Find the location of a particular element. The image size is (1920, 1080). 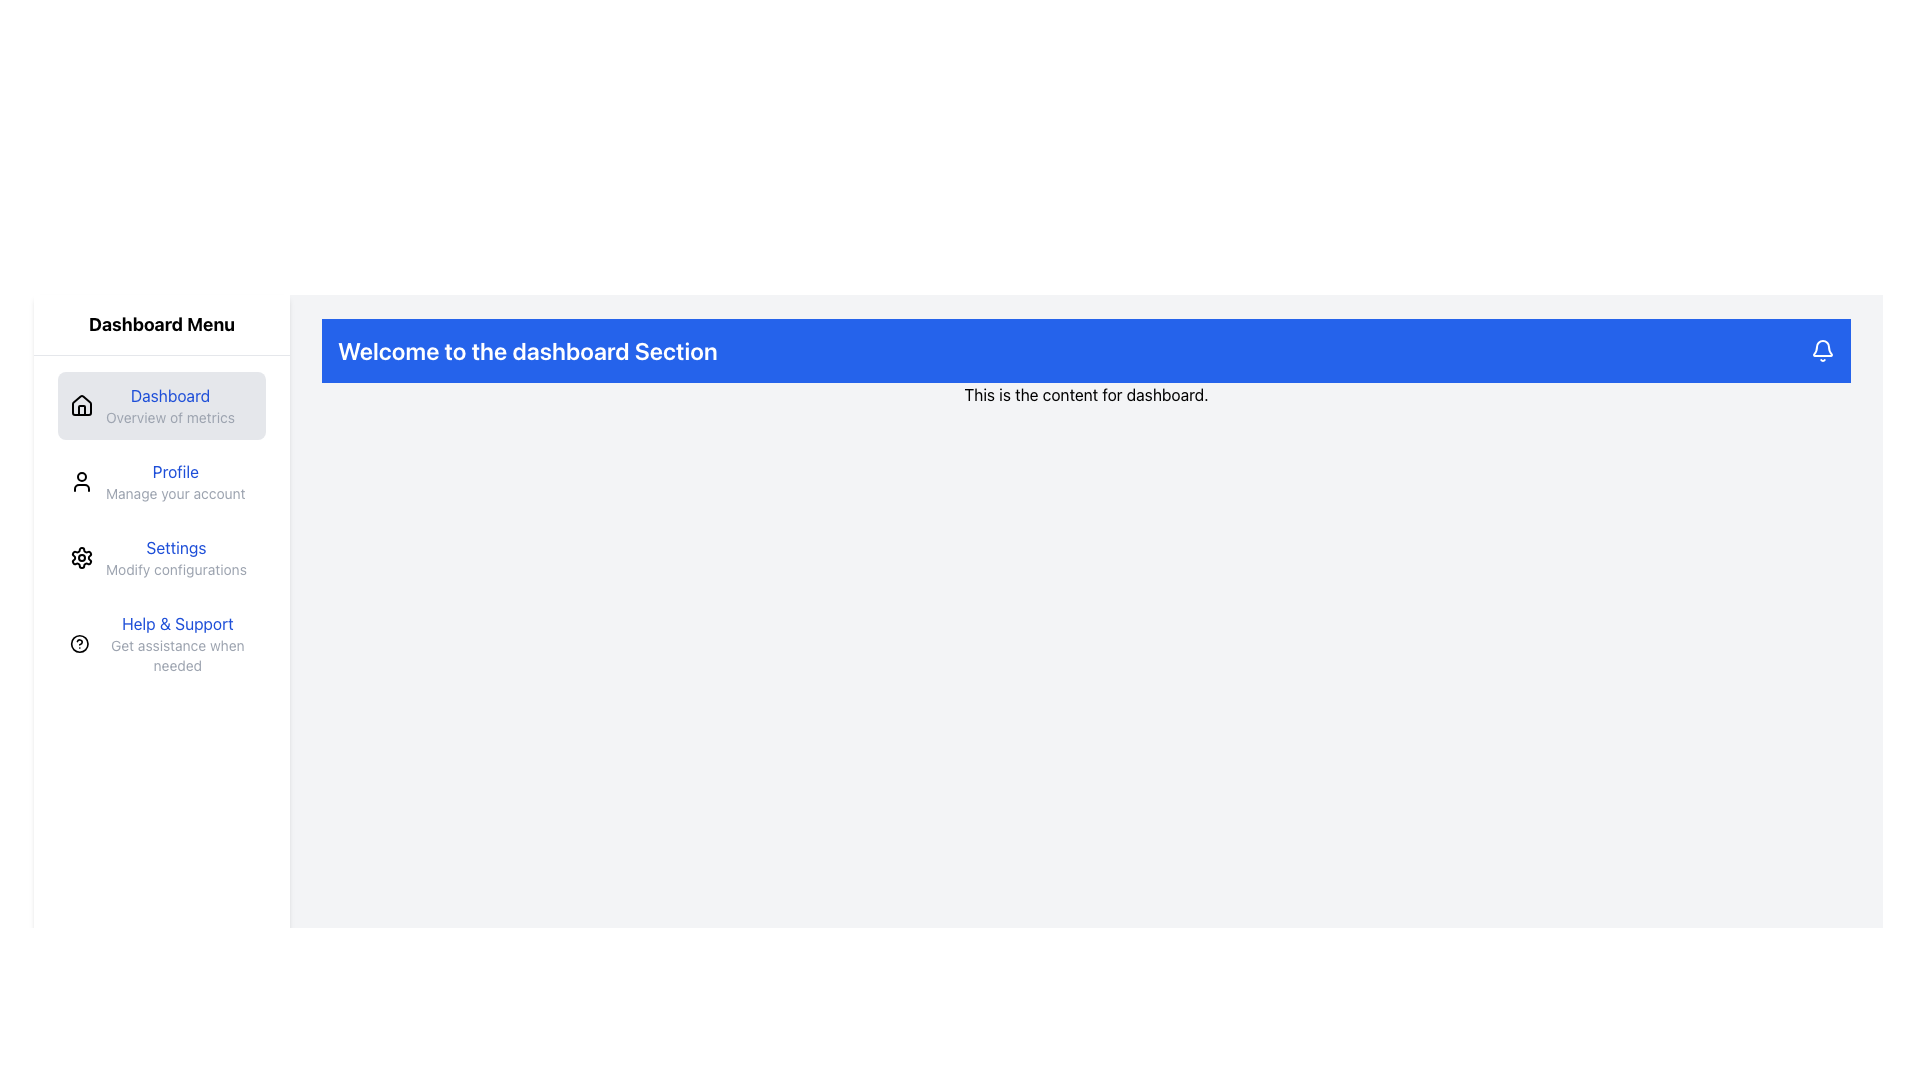

the bell-shaped icon located at the far right of the blue header section is located at coordinates (1823, 350).